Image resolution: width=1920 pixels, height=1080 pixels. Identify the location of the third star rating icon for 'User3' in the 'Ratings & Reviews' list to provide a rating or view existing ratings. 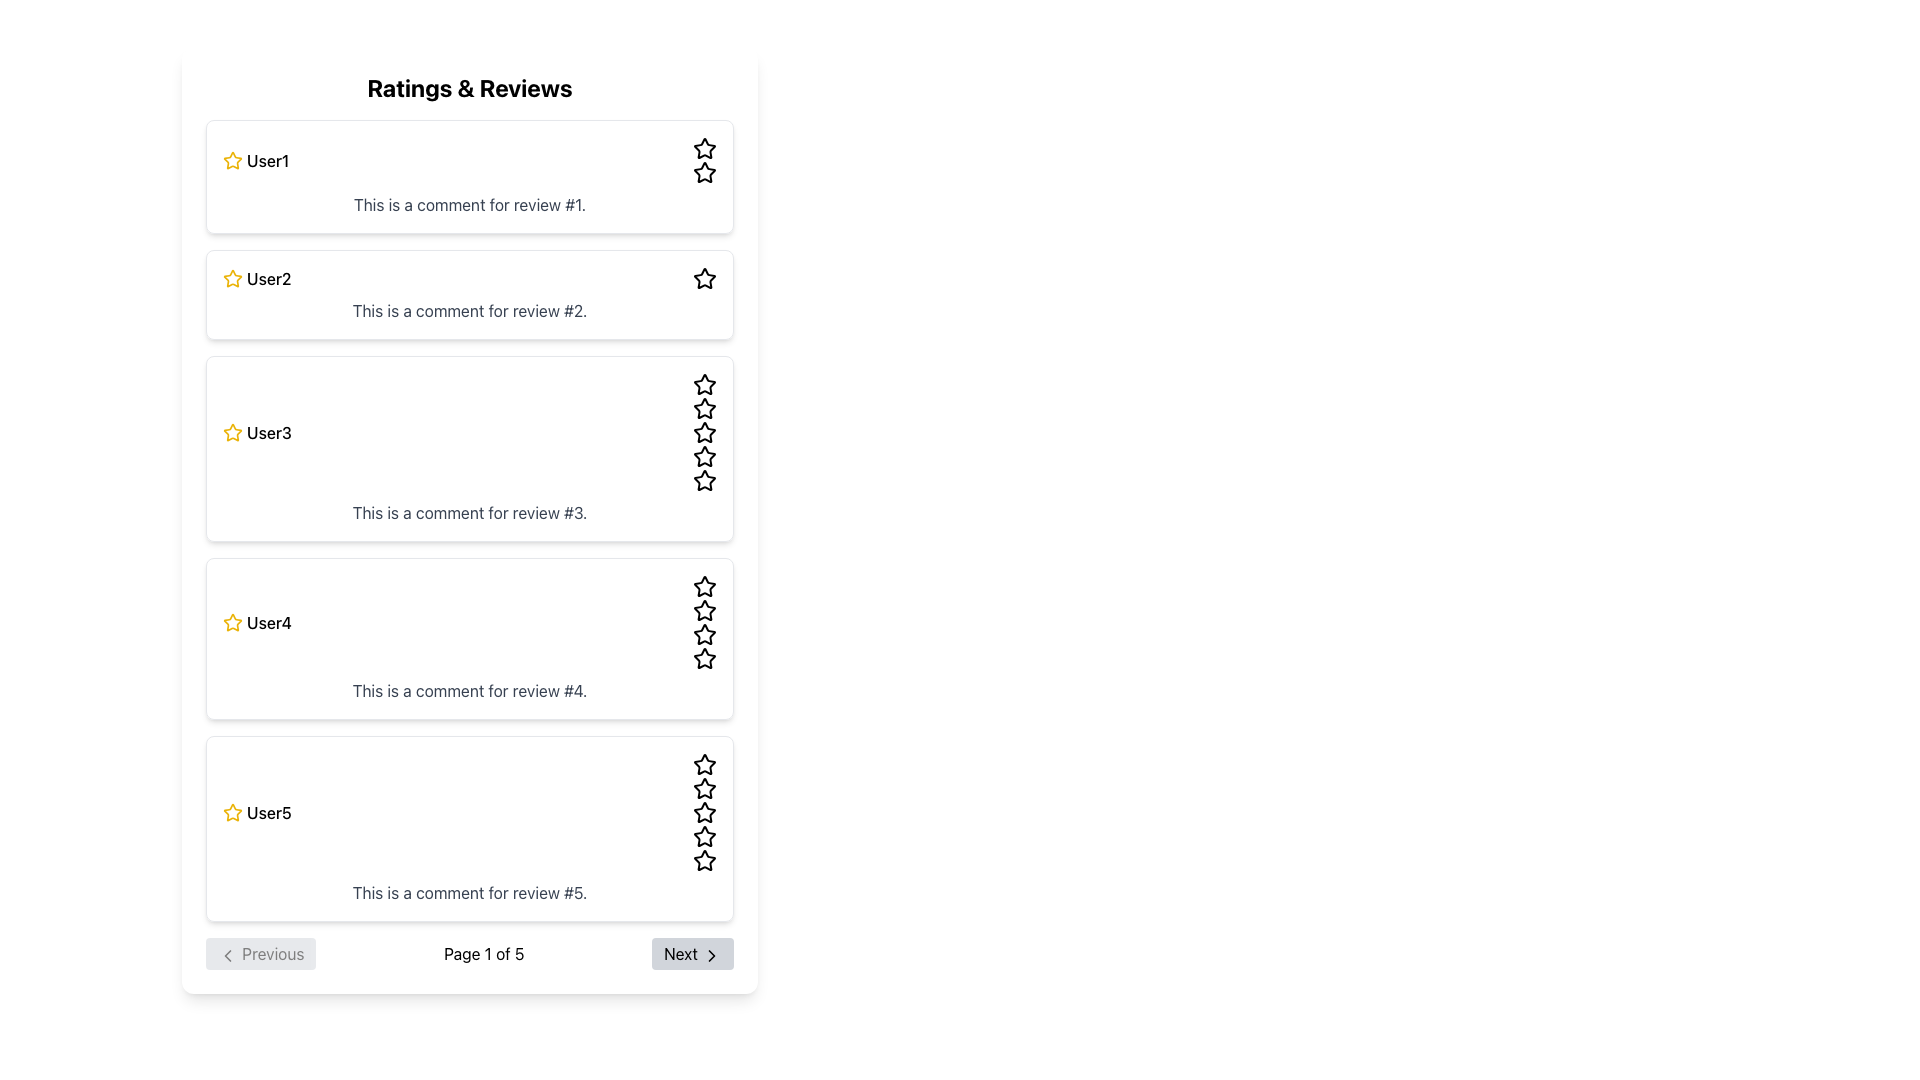
(705, 456).